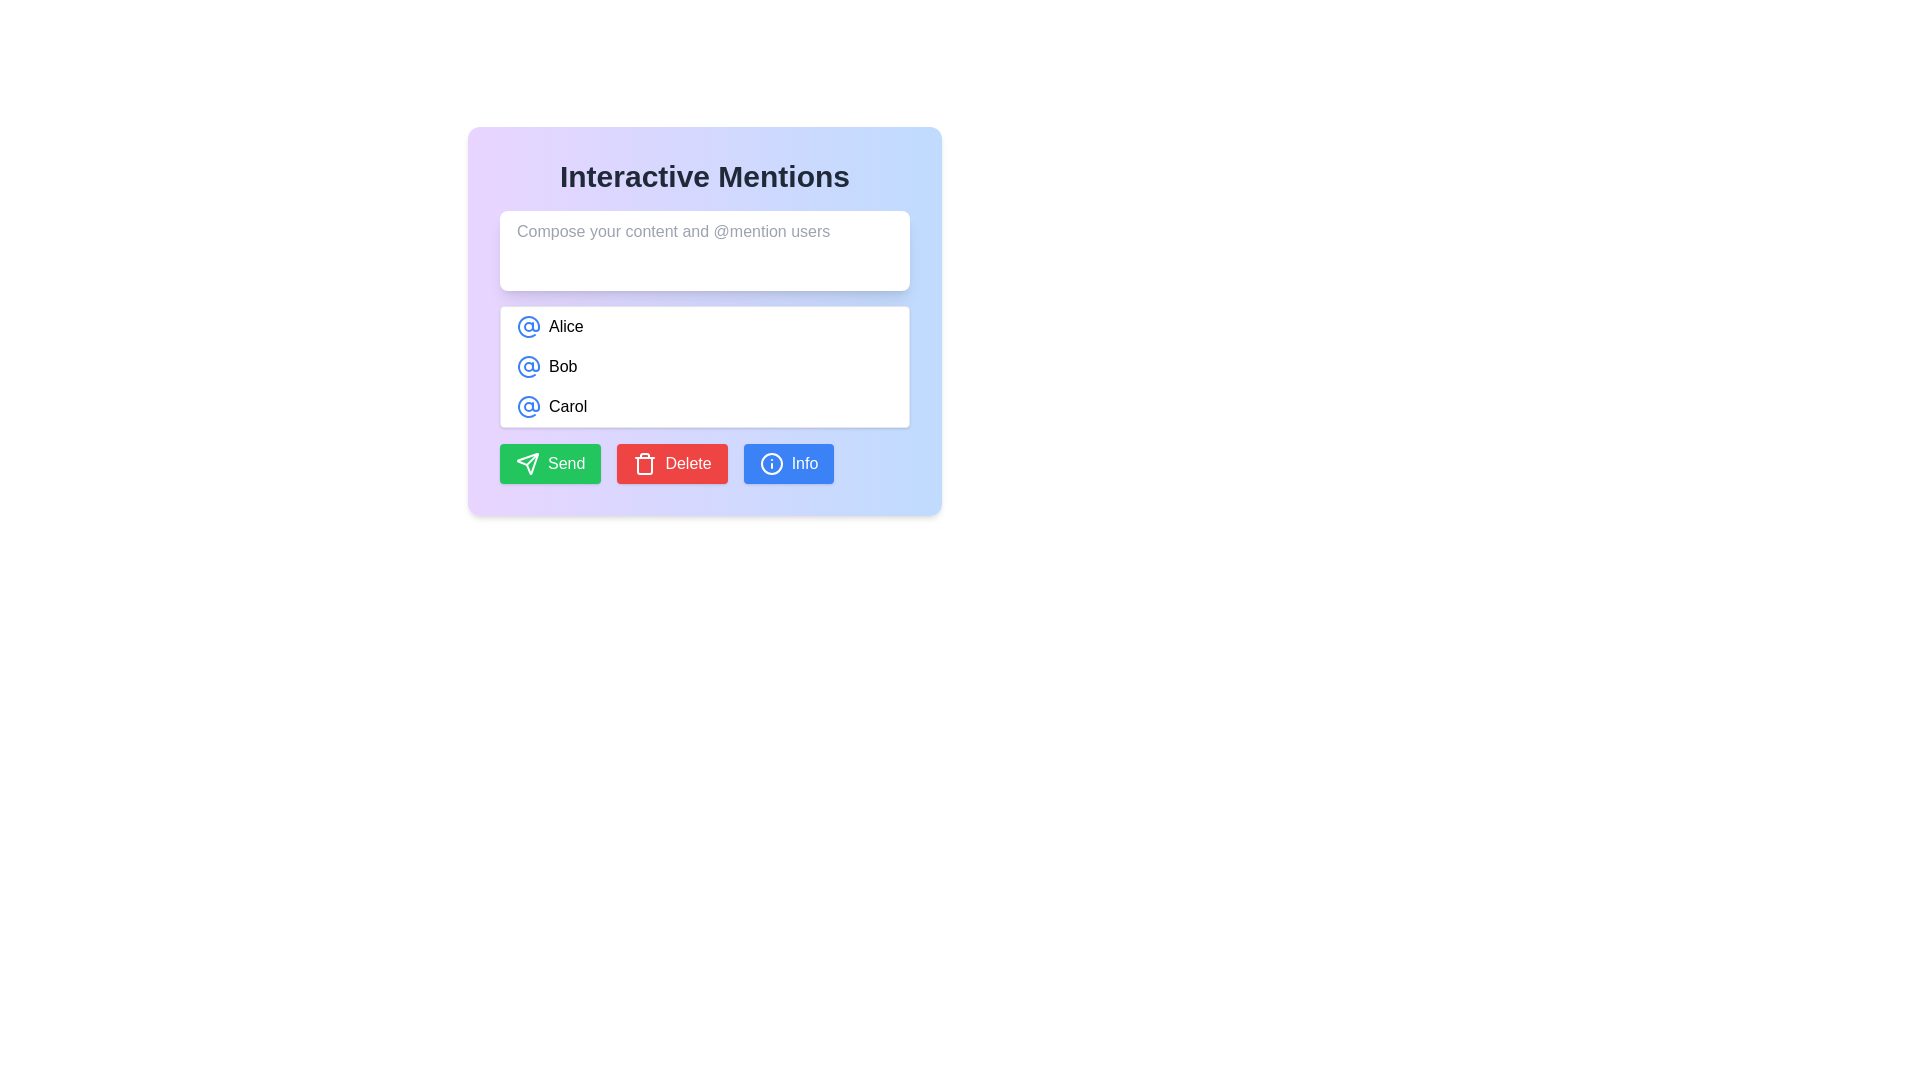 The height and width of the screenshot is (1080, 1920). What do you see at coordinates (672, 463) in the screenshot?
I see `the middle delete button located between the green 'Send' button and the blue 'Info' button in the lower section of the interface` at bounding box center [672, 463].